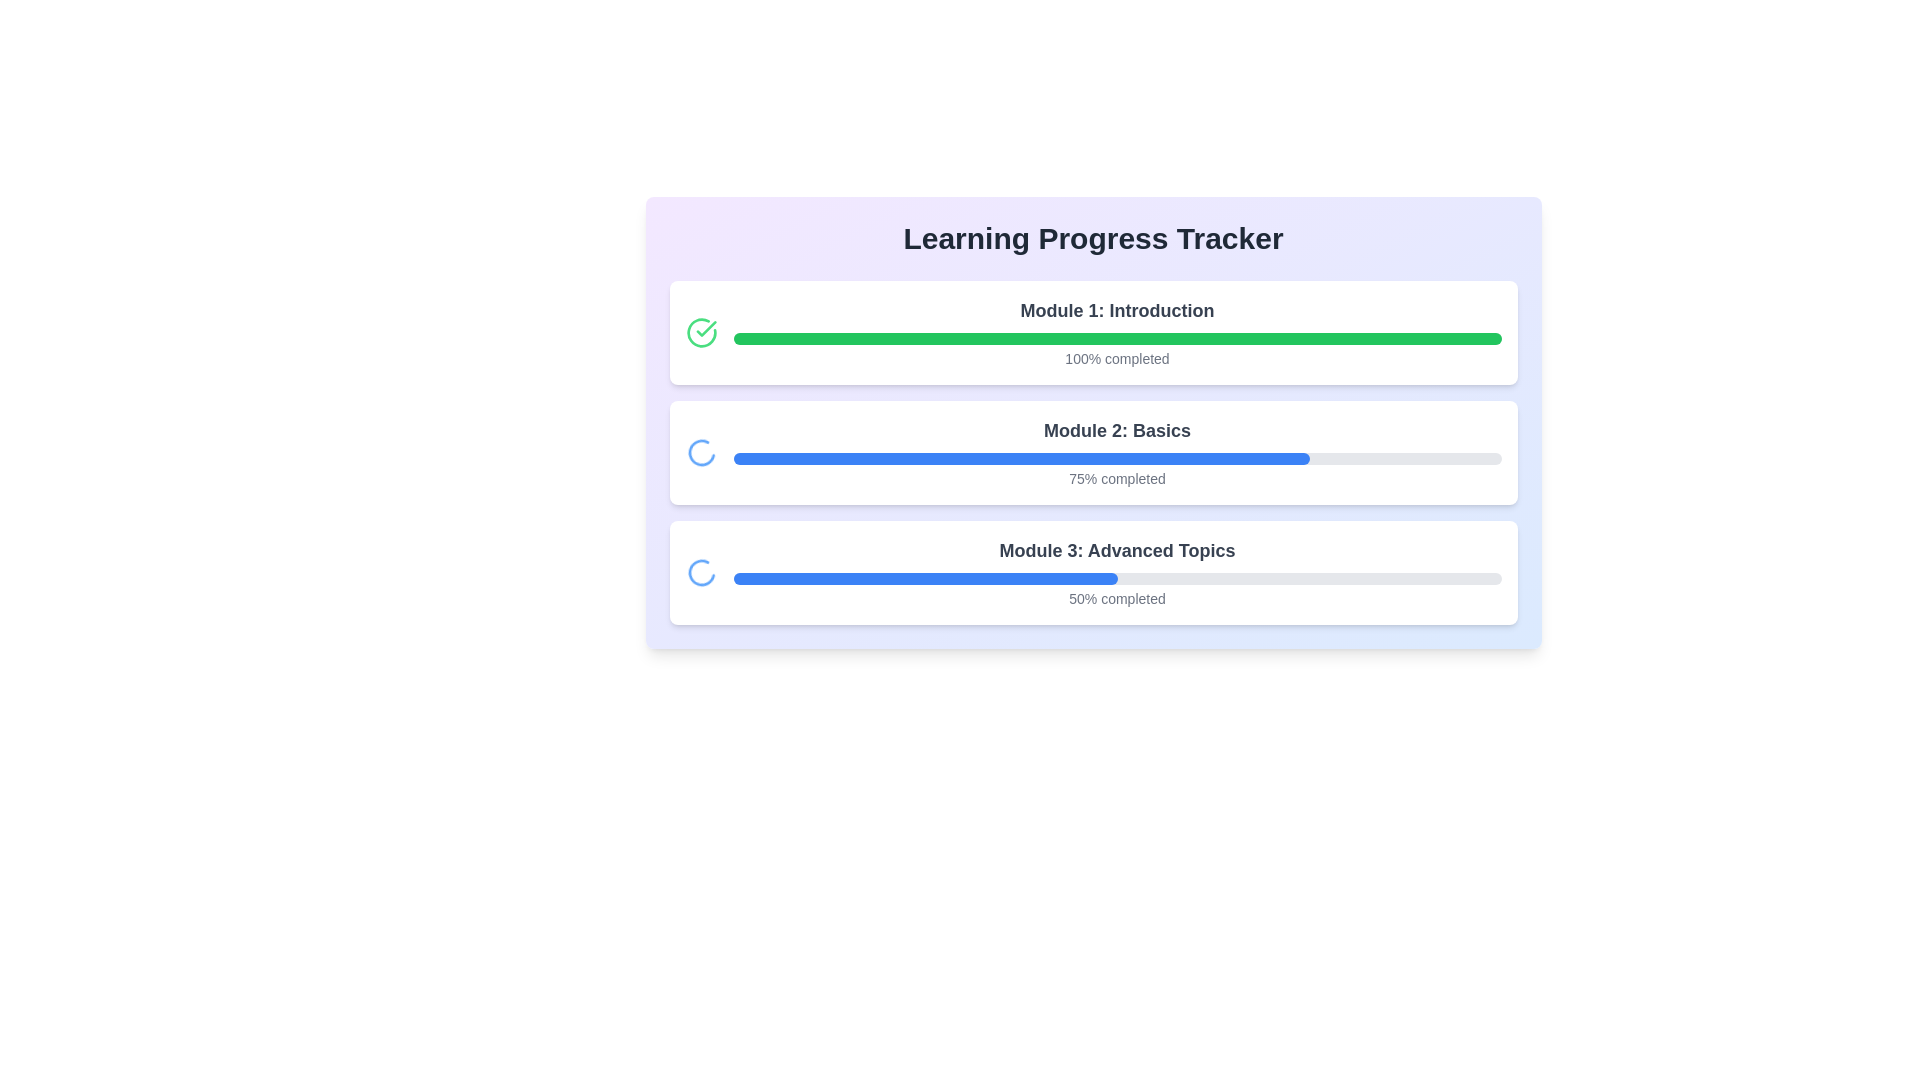 The height and width of the screenshot is (1080, 1920). I want to click on the green checkmark icon within the first progress module, which symbolizes completion and is located to the left of the green progress bar, so click(706, 327).